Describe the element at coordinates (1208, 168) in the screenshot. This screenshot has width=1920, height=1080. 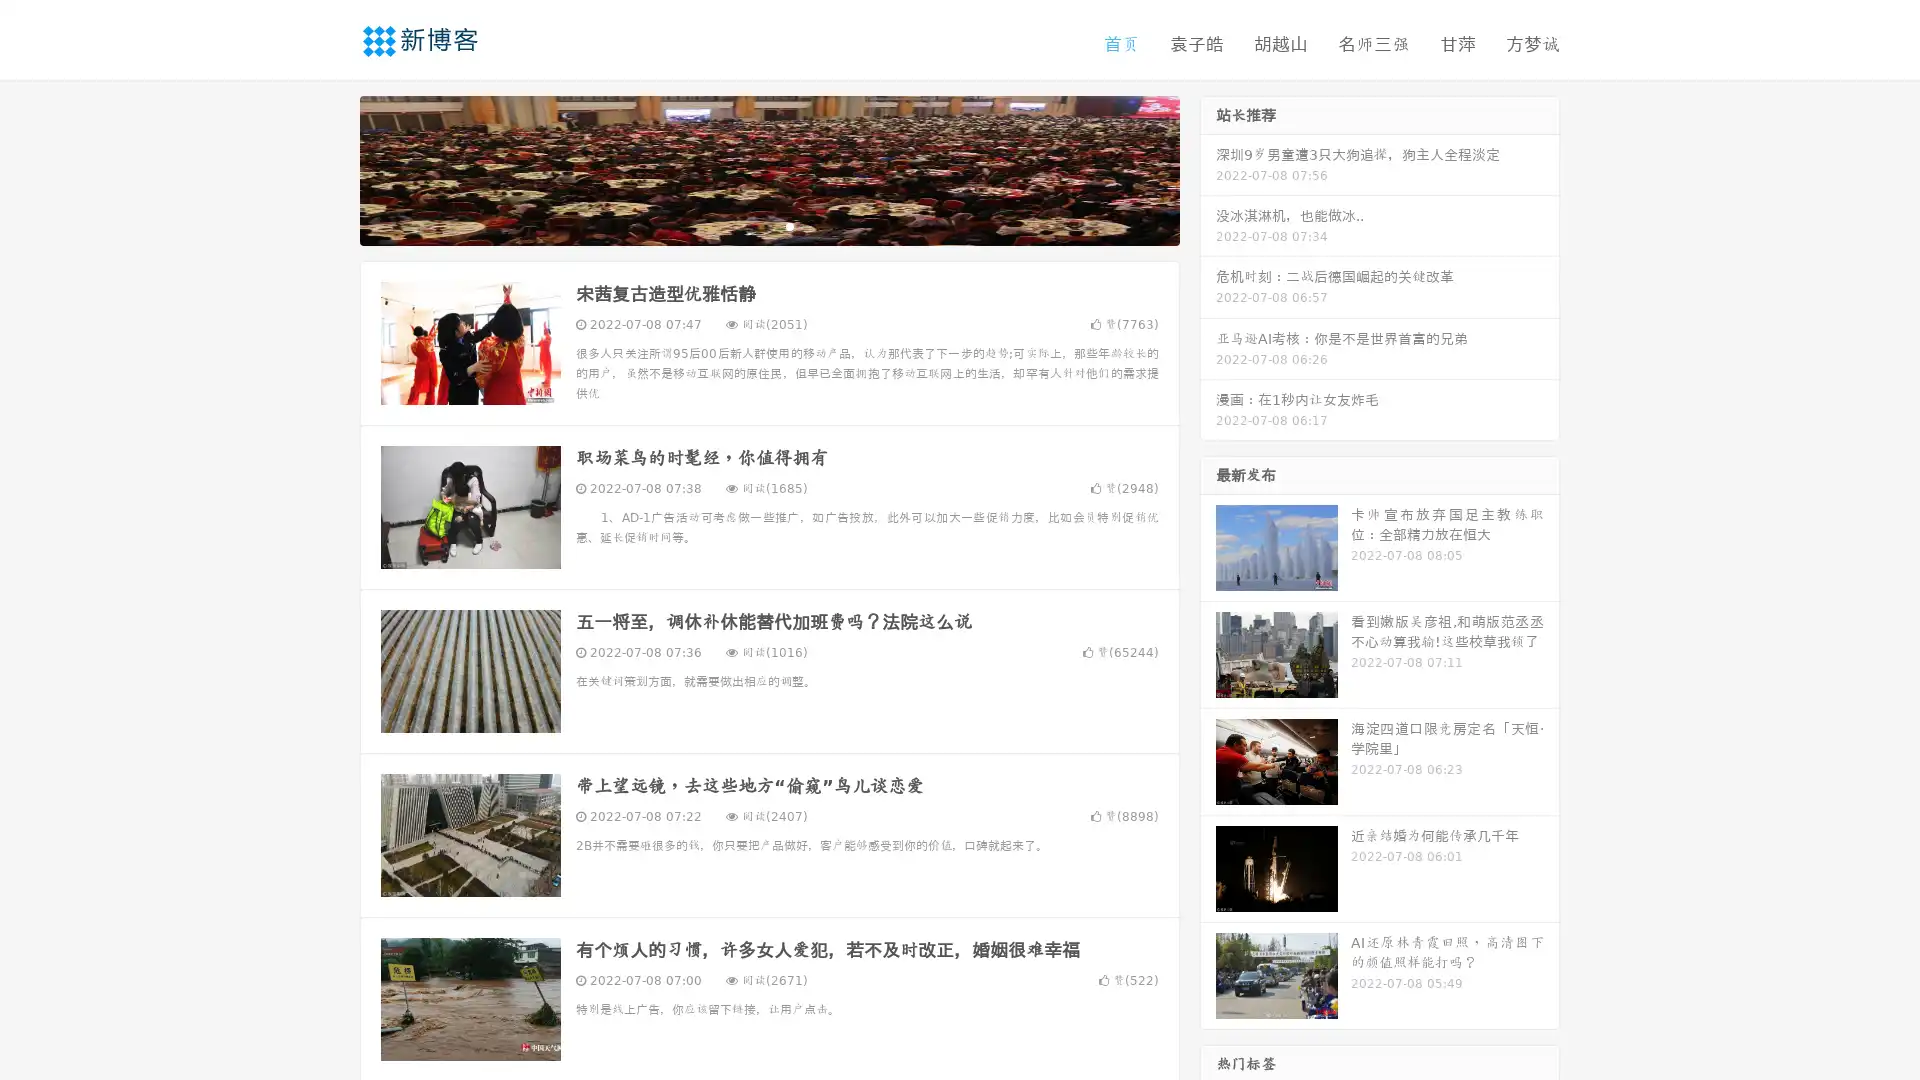
I see `Next slide` at that location.